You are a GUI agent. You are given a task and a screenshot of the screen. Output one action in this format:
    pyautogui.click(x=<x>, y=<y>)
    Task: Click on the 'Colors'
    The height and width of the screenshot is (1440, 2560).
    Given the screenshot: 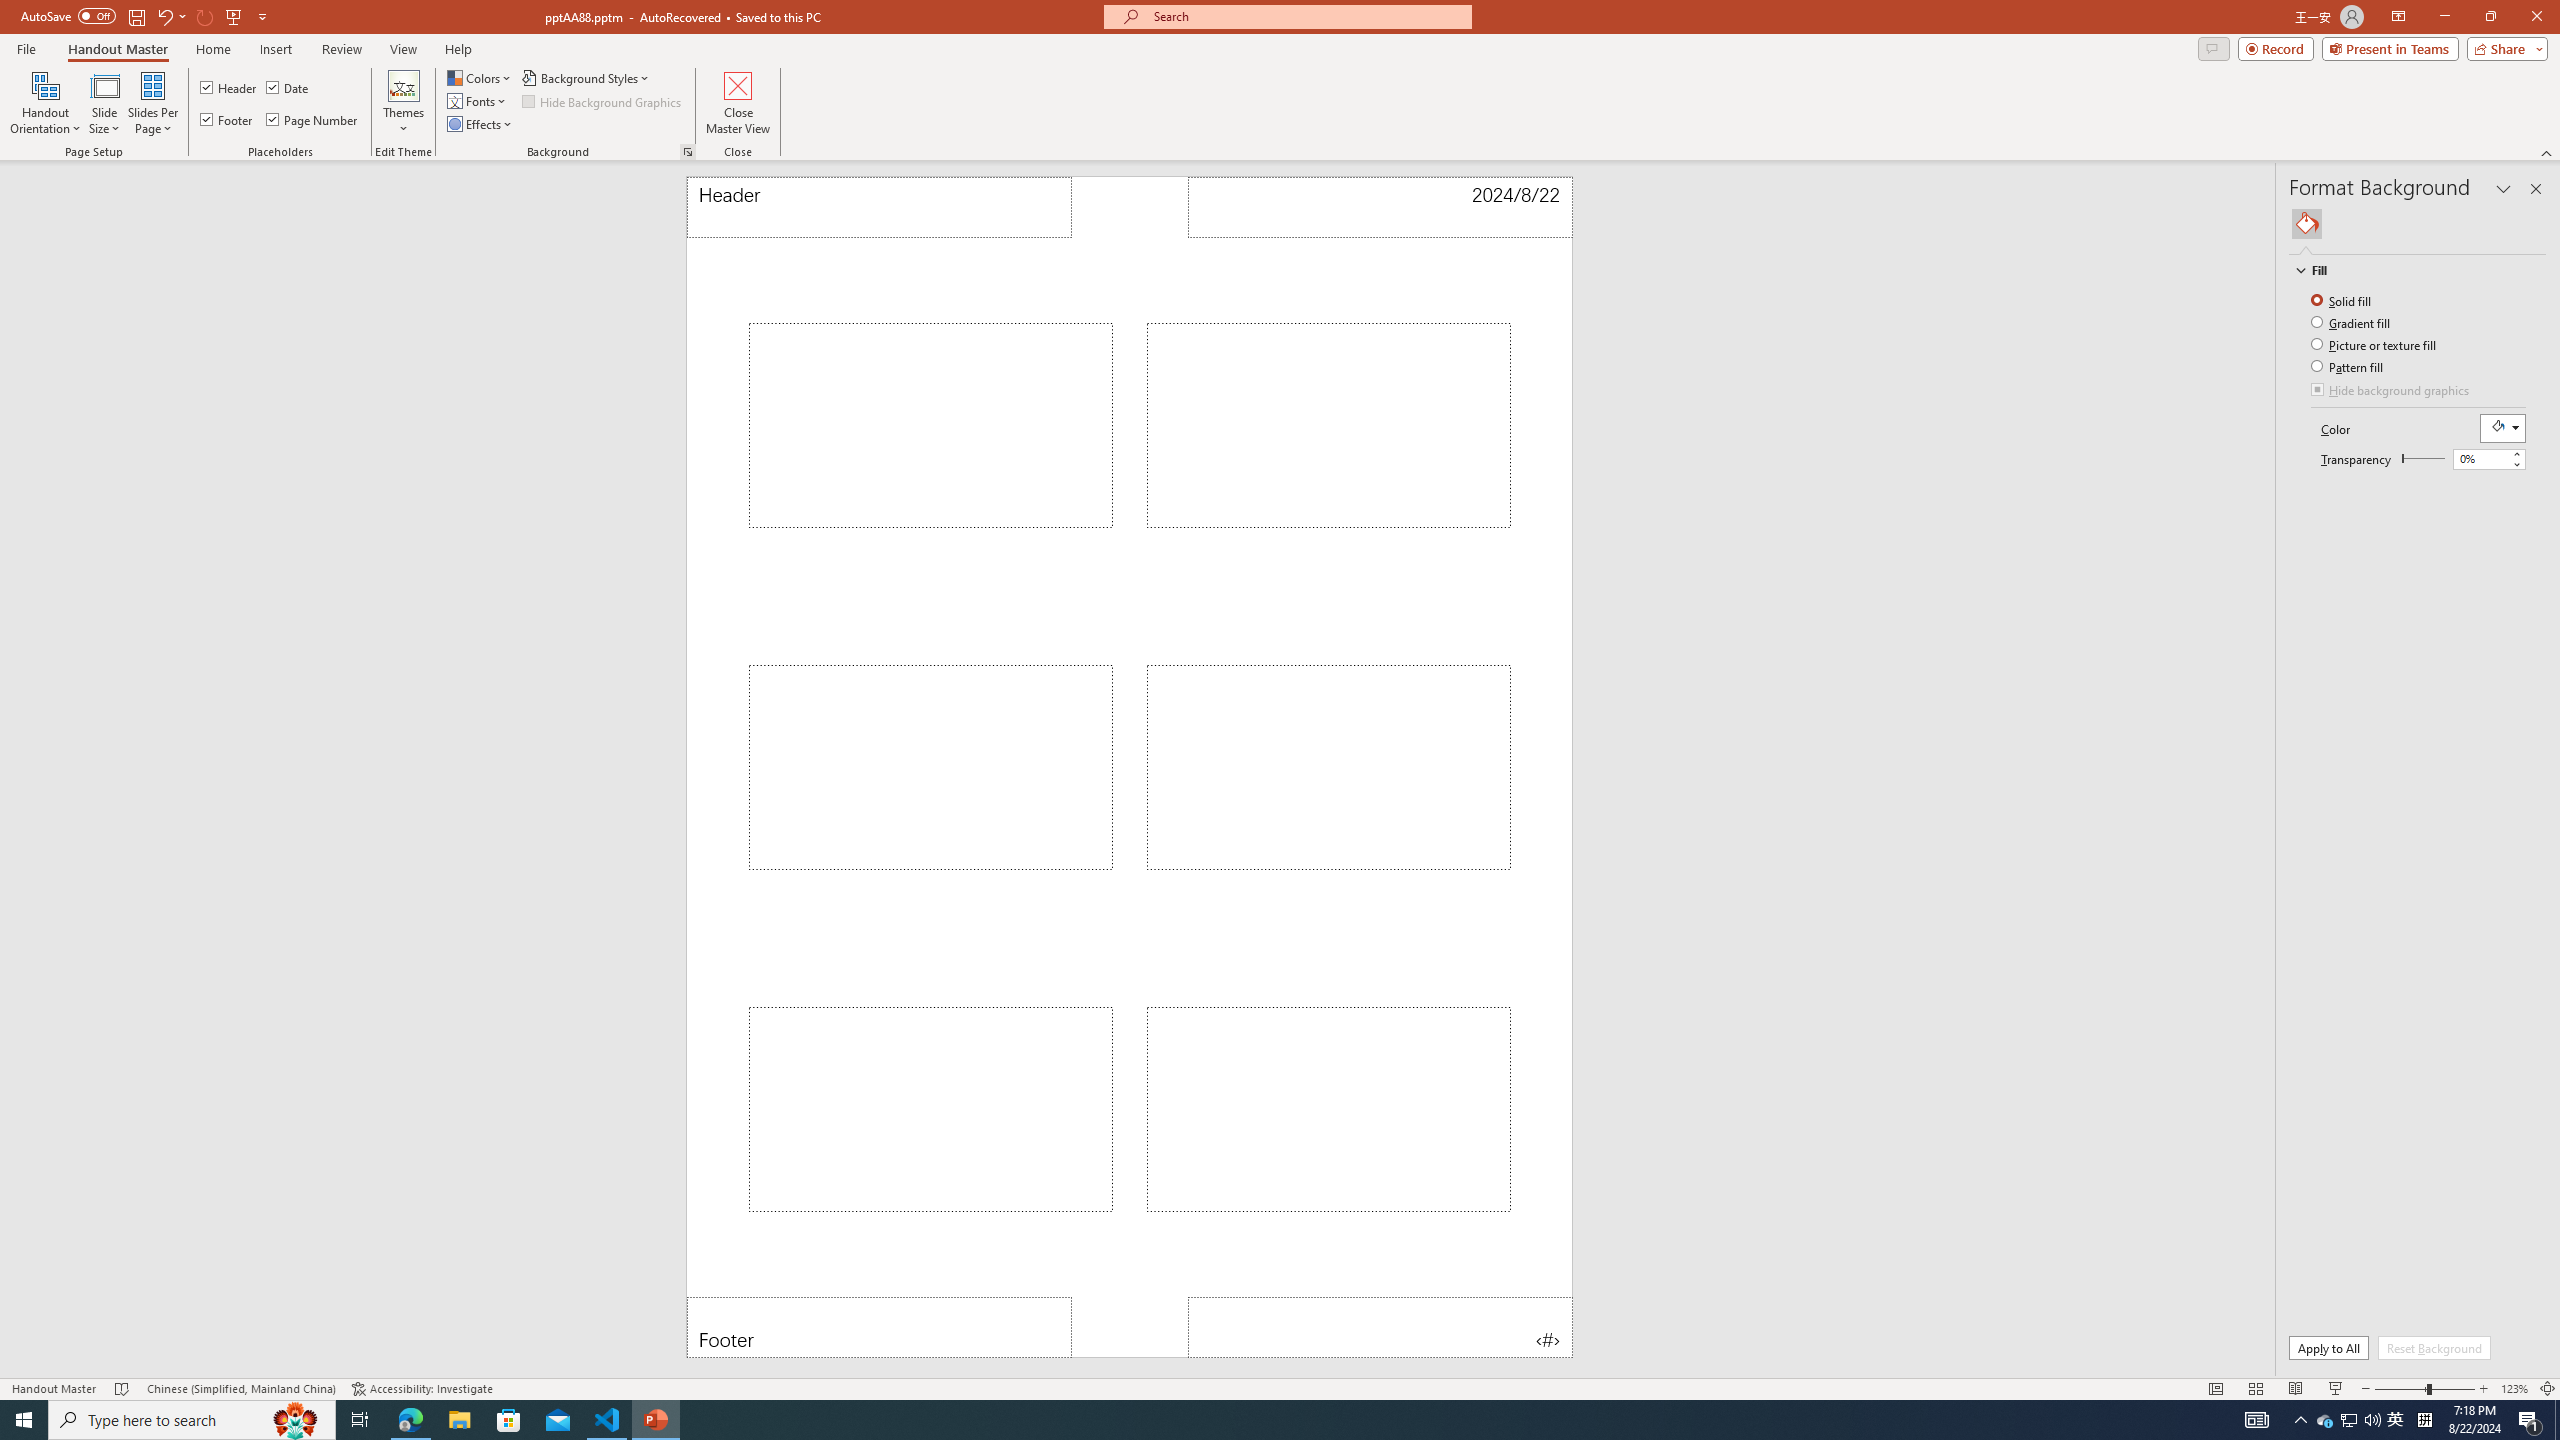 What is the action you would take?
    pyautogui.click(x=480, y=77)
    